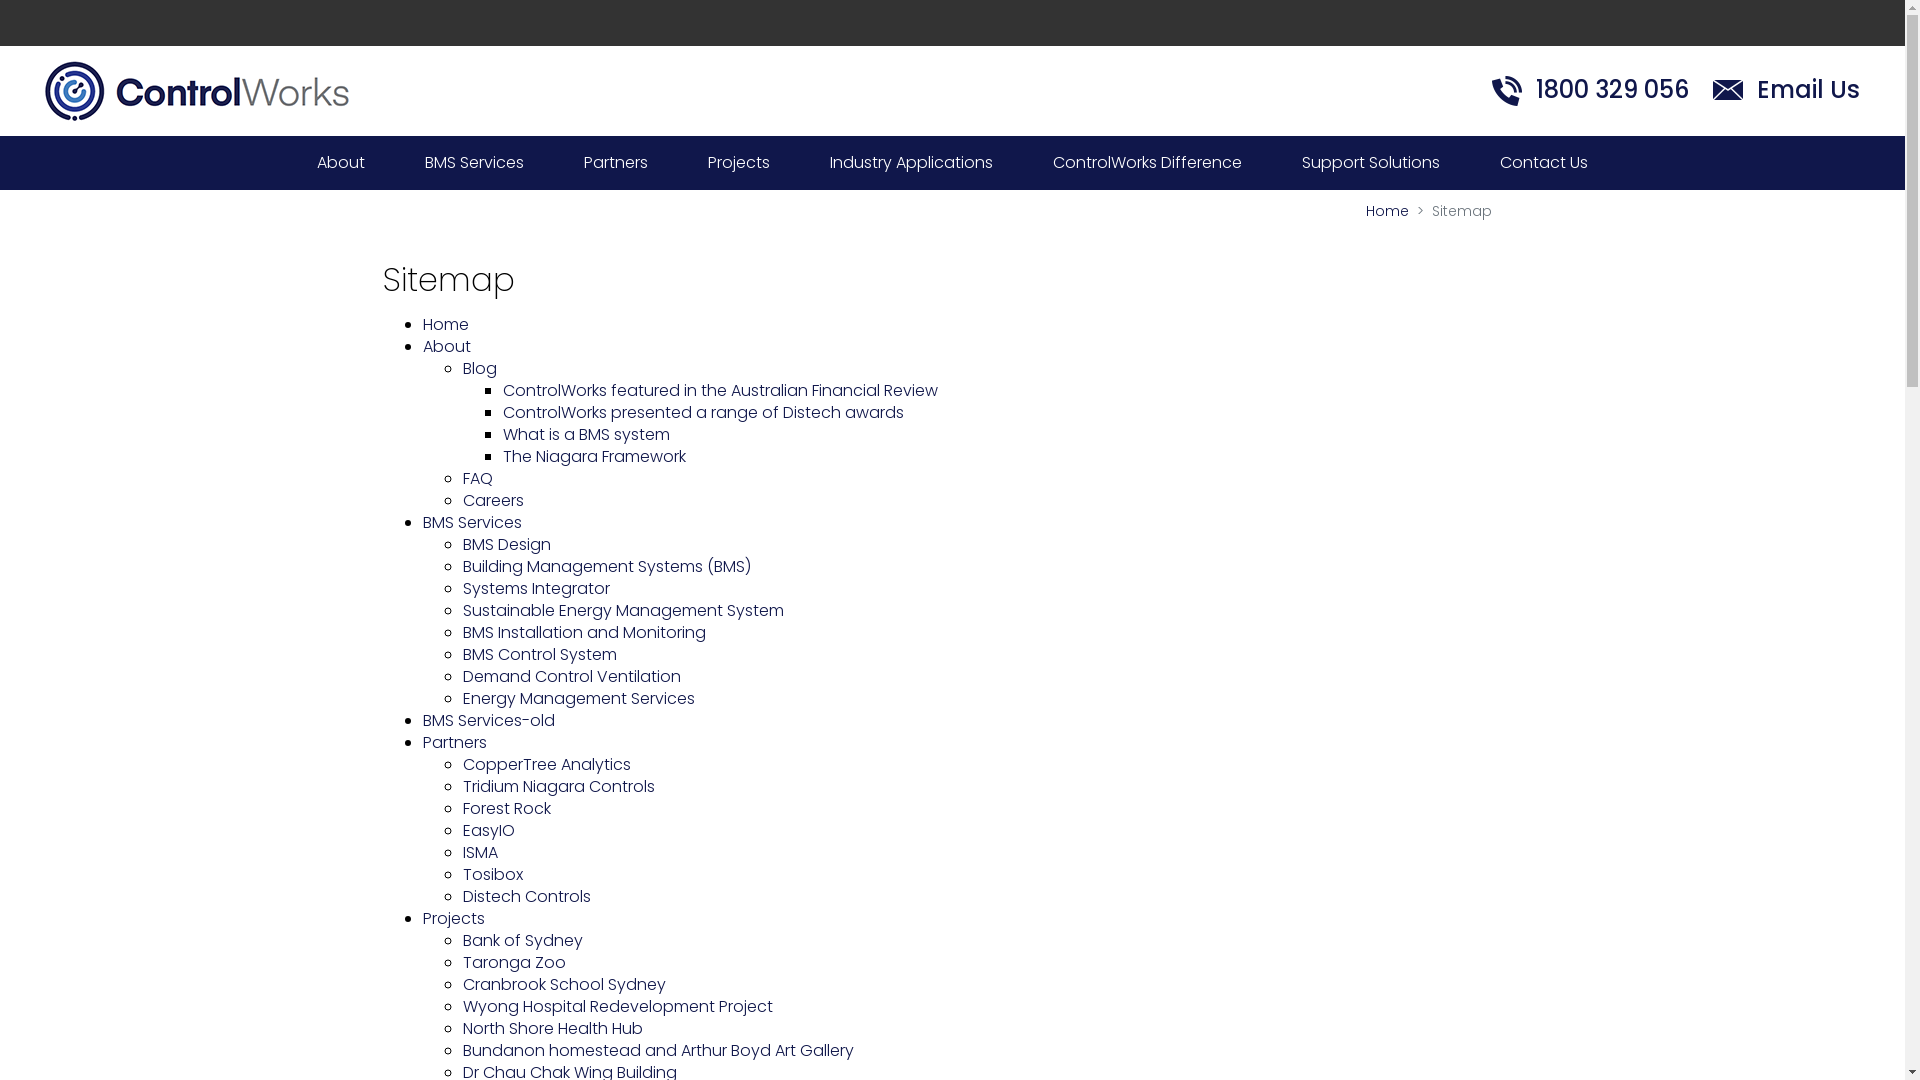  What do you see at coordinates (421, 323) in the screenshot?
I see `'Home'` at bounding box center [421, 323].